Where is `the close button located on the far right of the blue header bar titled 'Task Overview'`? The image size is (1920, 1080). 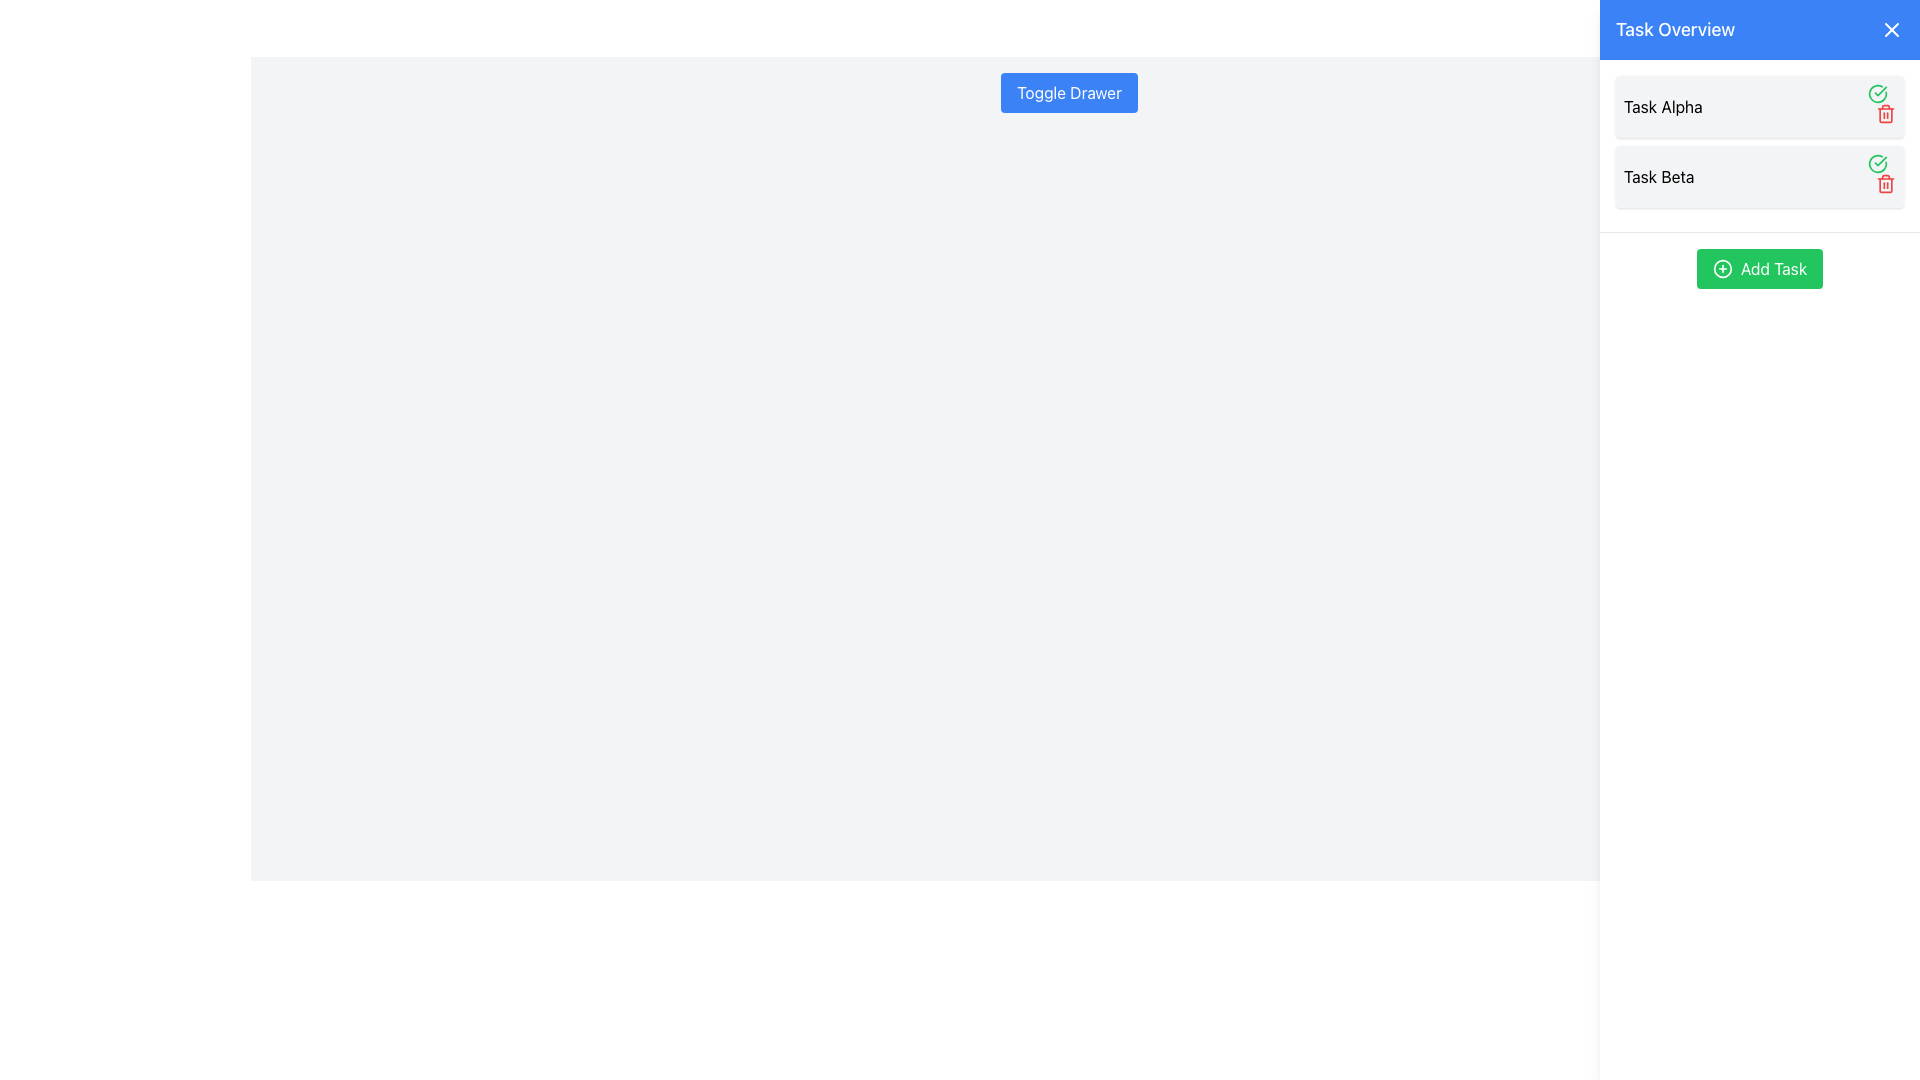 the close button located on the far right of the blue header bar titled 'Task Overview' is located at coordinates (1890, 30).